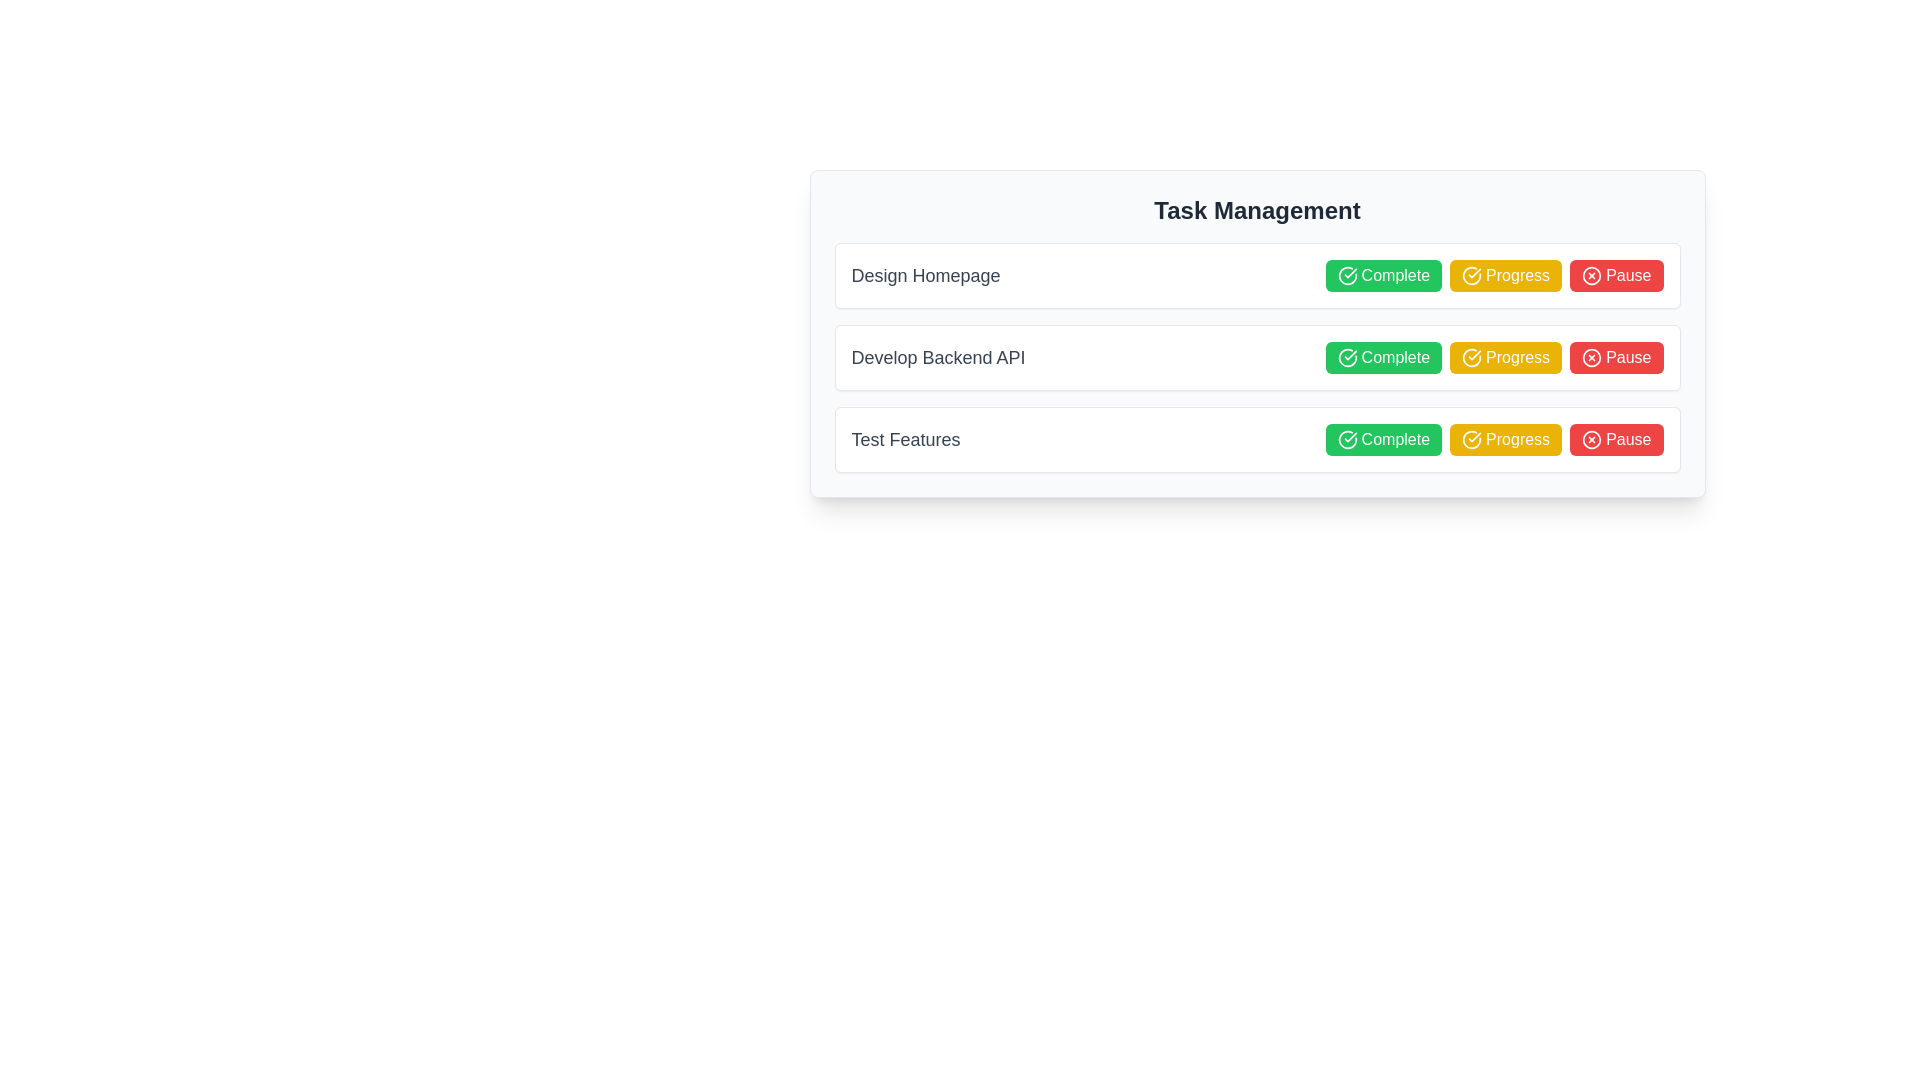 The height and width of the screenshot is (1080, 1920). I want to click on the yellow circular icon with a checkmark in its center, which is part of the 'Progress' button in the task management table, so click(1472, 438).